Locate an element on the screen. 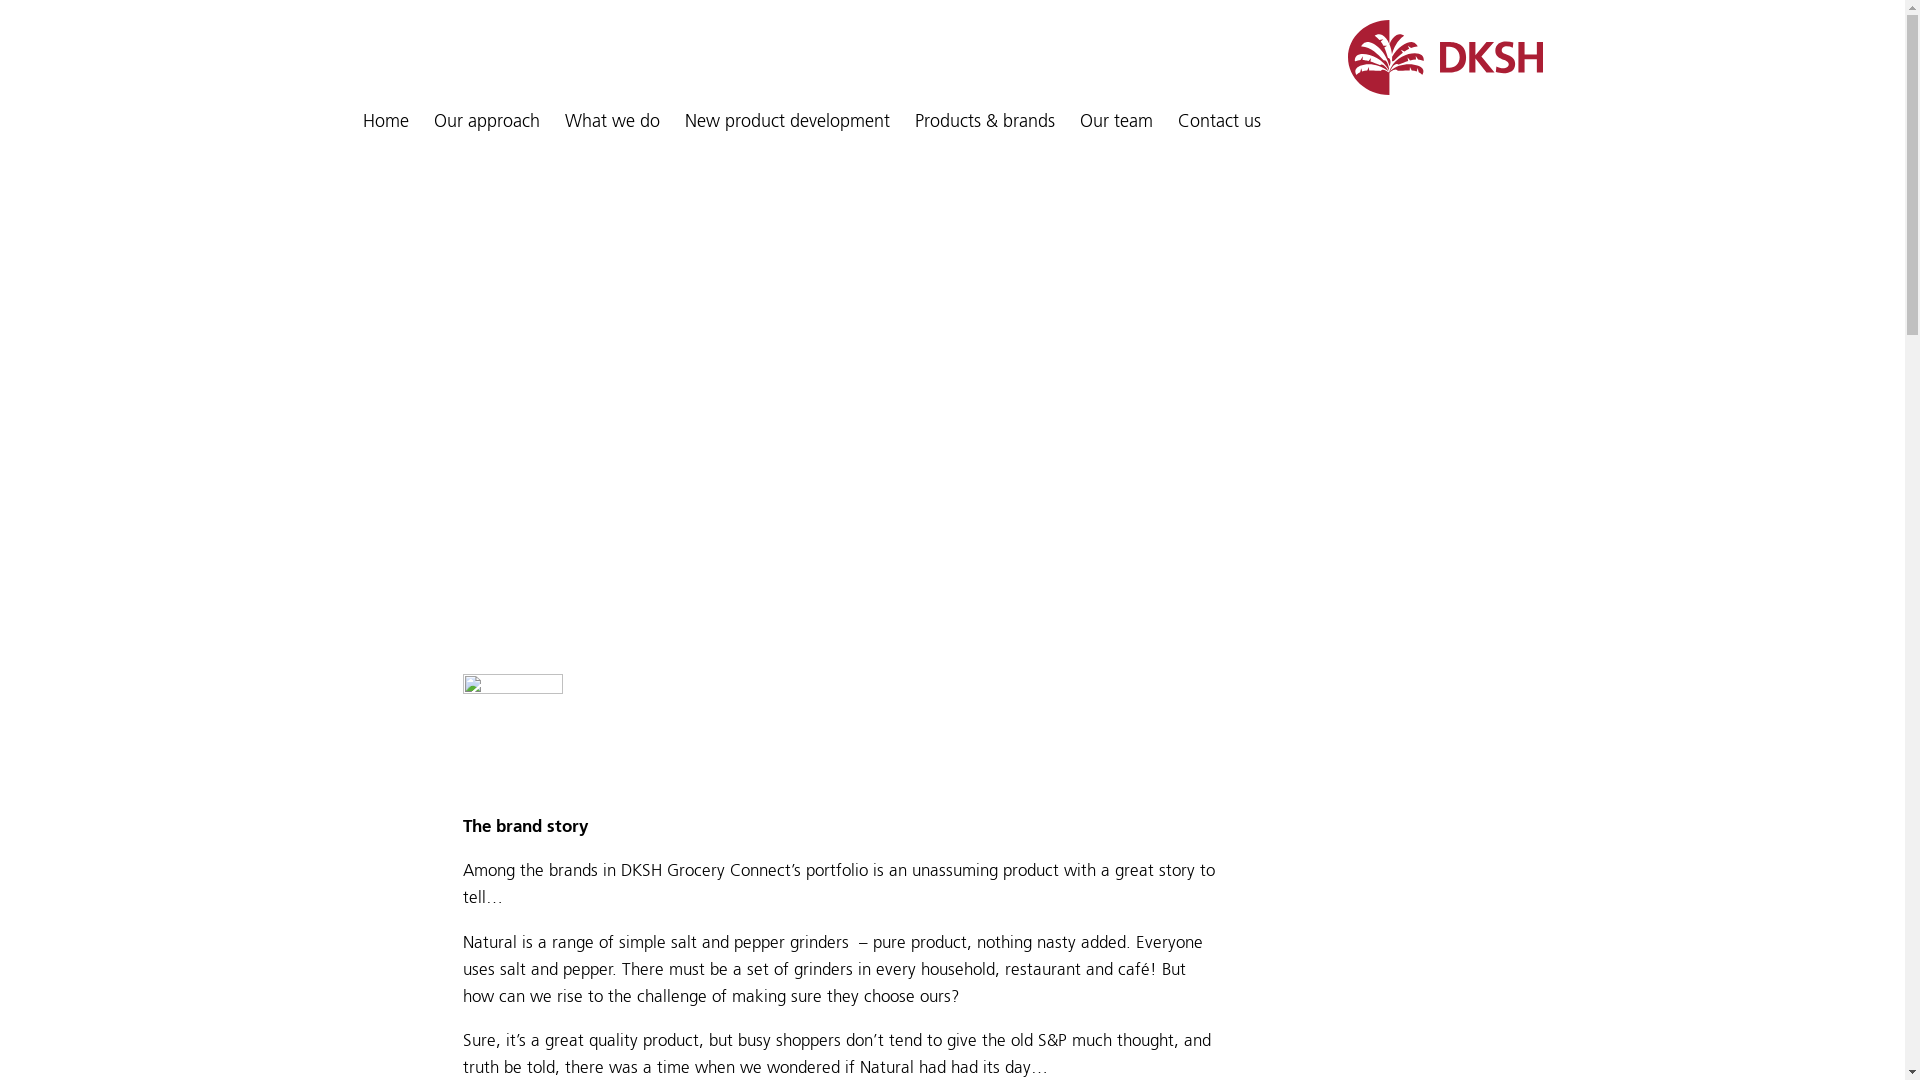  'Contact us' is located at coordinates (1218, 122).